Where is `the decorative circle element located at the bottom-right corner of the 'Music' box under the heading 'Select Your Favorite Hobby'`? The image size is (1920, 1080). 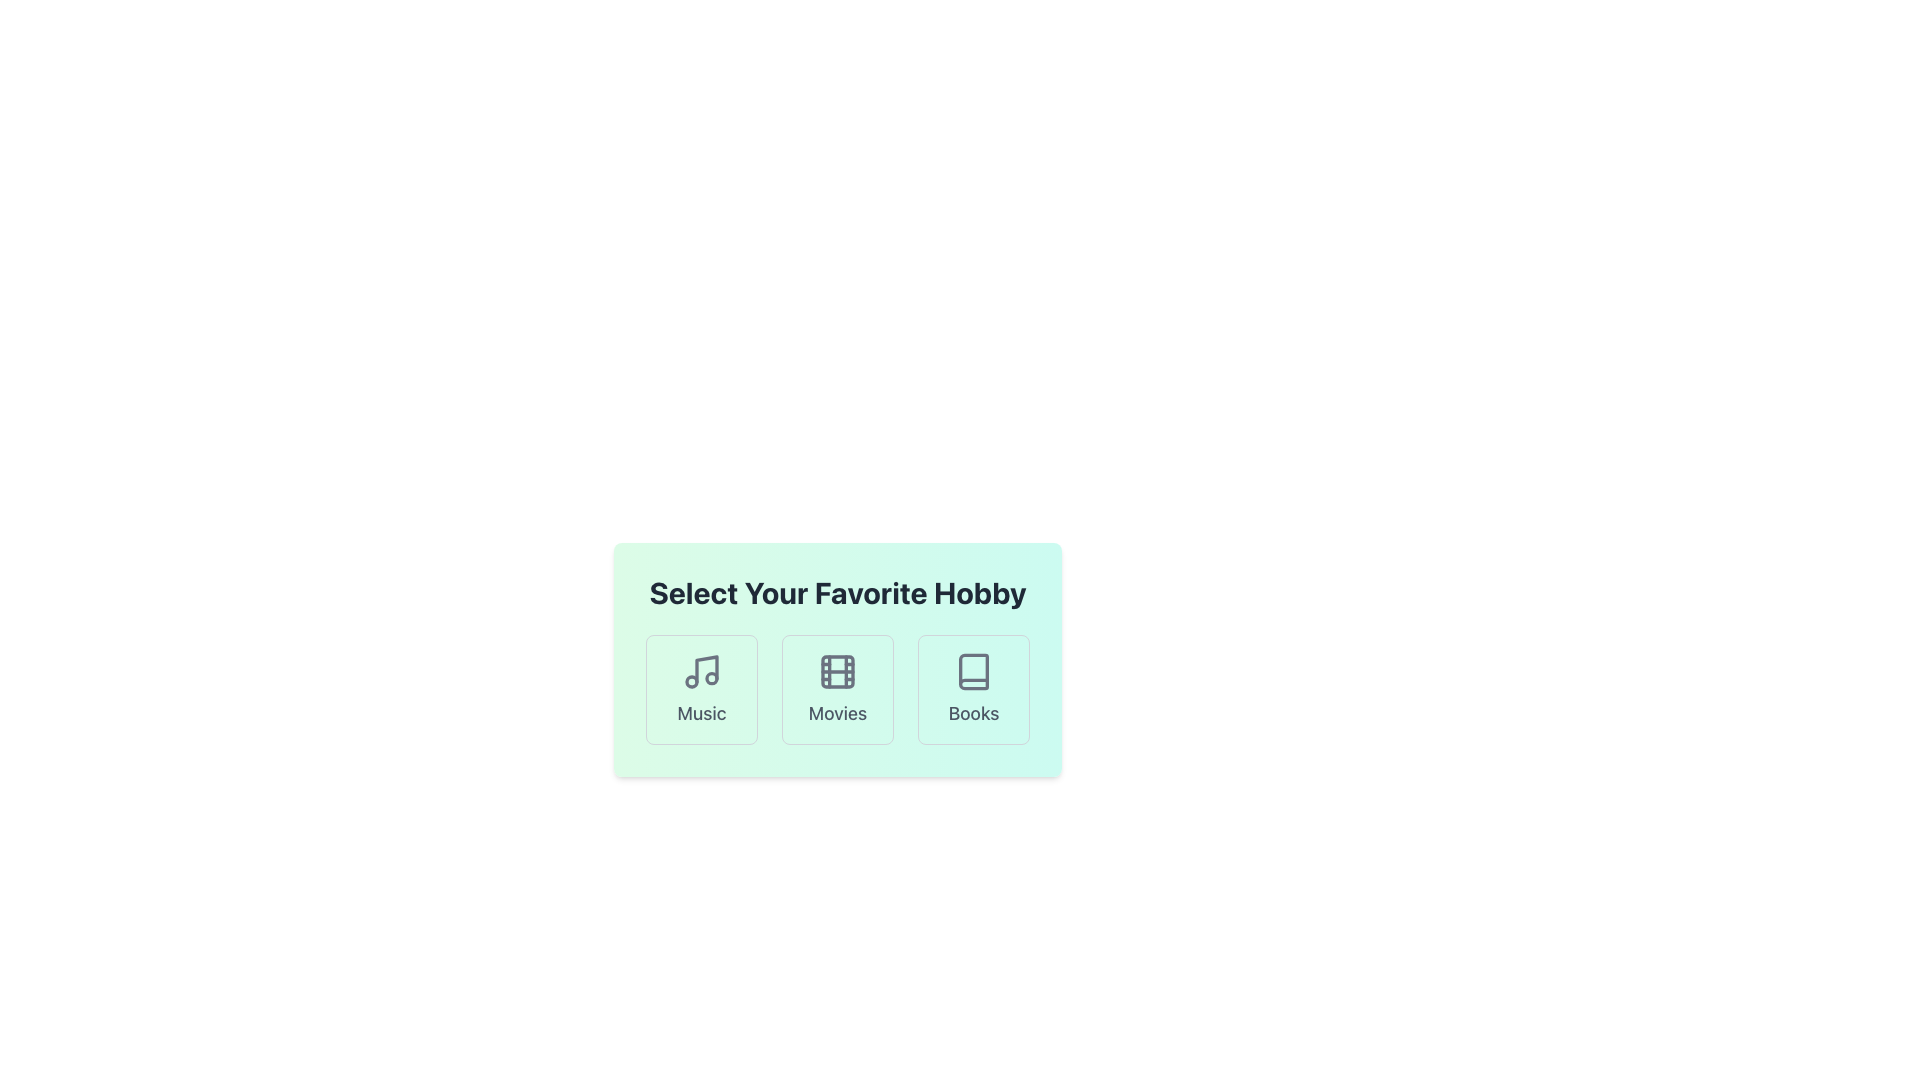
the decorative circle element located at the bottom-right corner of the 'Music' box under the heading 'Select Your Favorite Hobby' is located at coordinates (711, 677).